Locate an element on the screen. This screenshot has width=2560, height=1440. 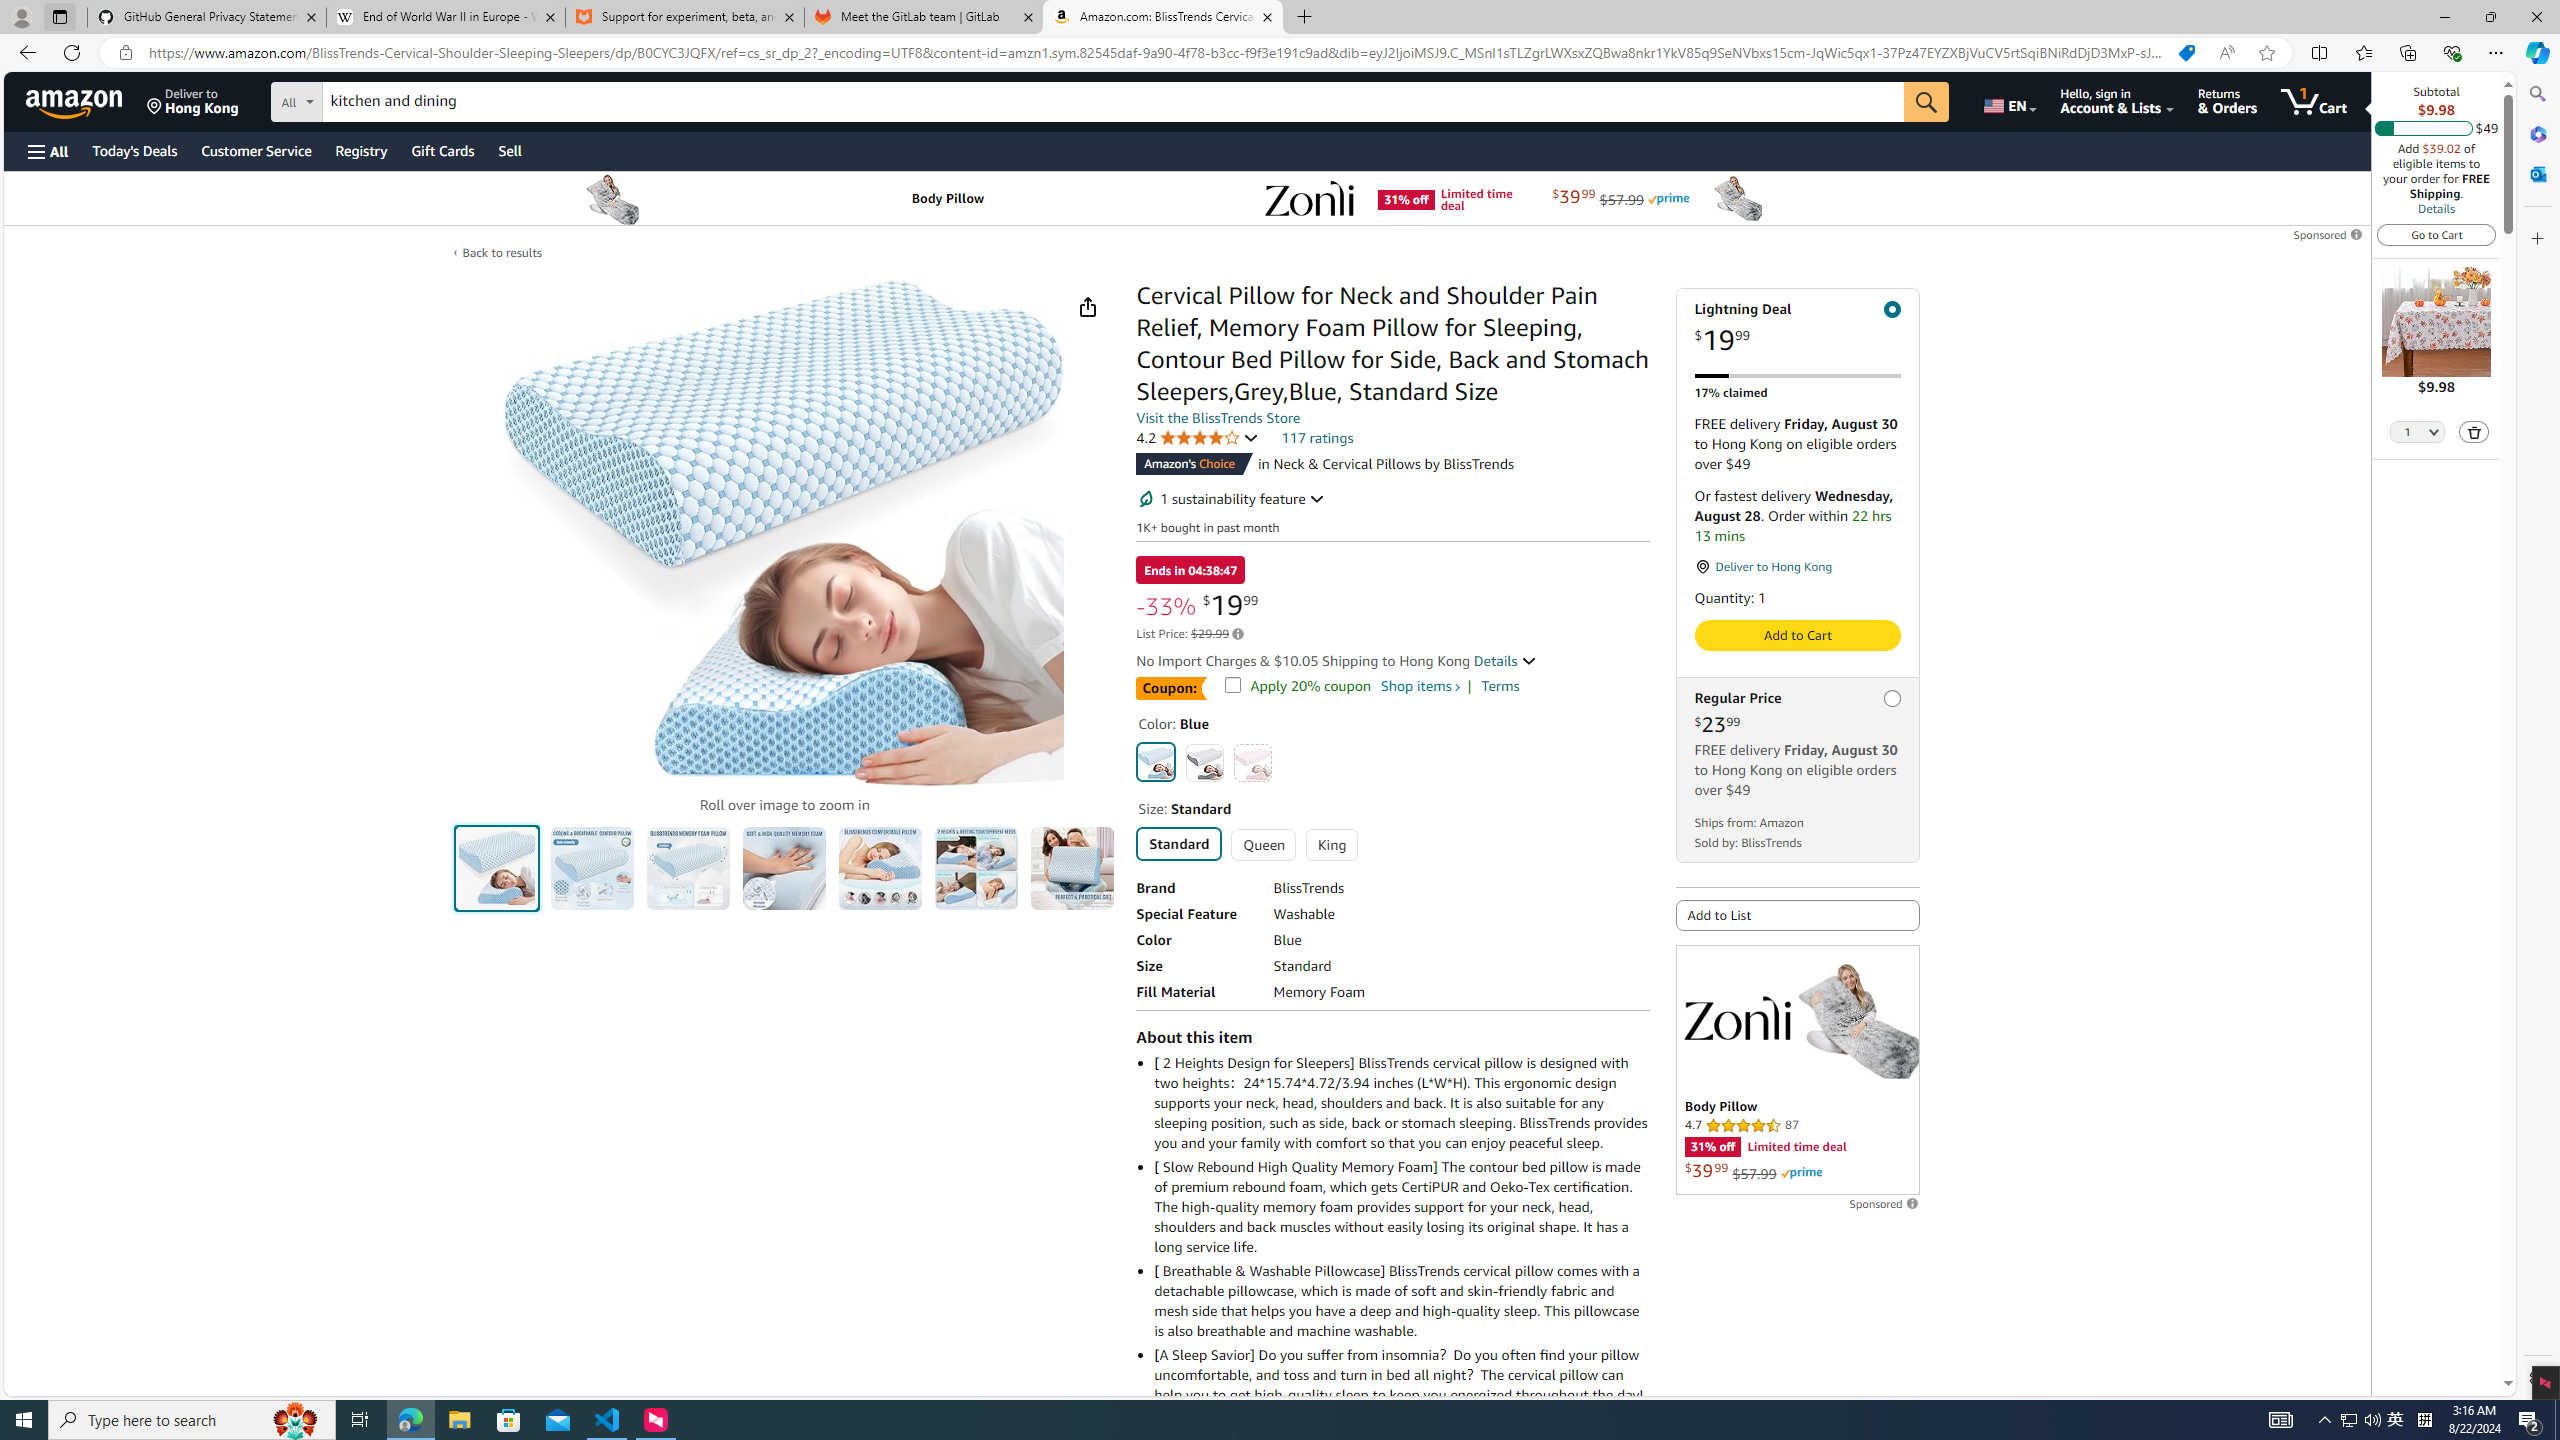
'Amazon' is located at coordinates (76, 100).